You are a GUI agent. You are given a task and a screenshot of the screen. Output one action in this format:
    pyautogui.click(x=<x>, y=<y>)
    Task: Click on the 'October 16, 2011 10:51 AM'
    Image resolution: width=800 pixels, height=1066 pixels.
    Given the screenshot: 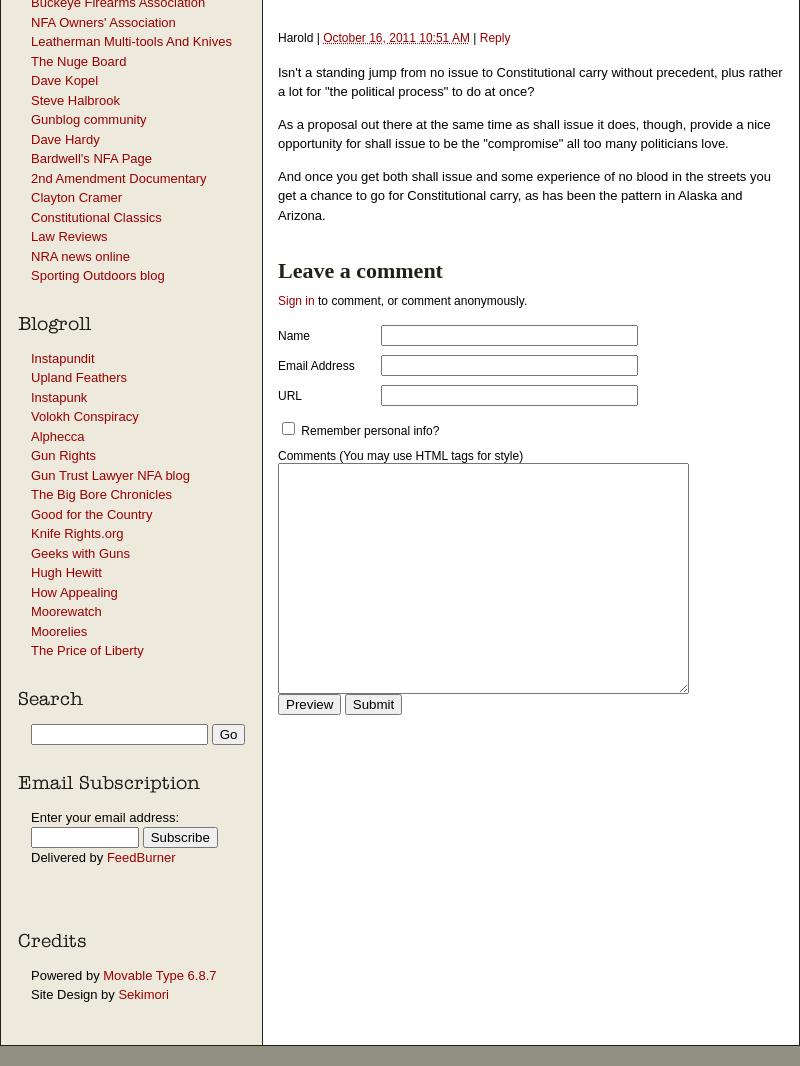 What is the action you would take?
    pyautogui.click(x=395, y=35)
    